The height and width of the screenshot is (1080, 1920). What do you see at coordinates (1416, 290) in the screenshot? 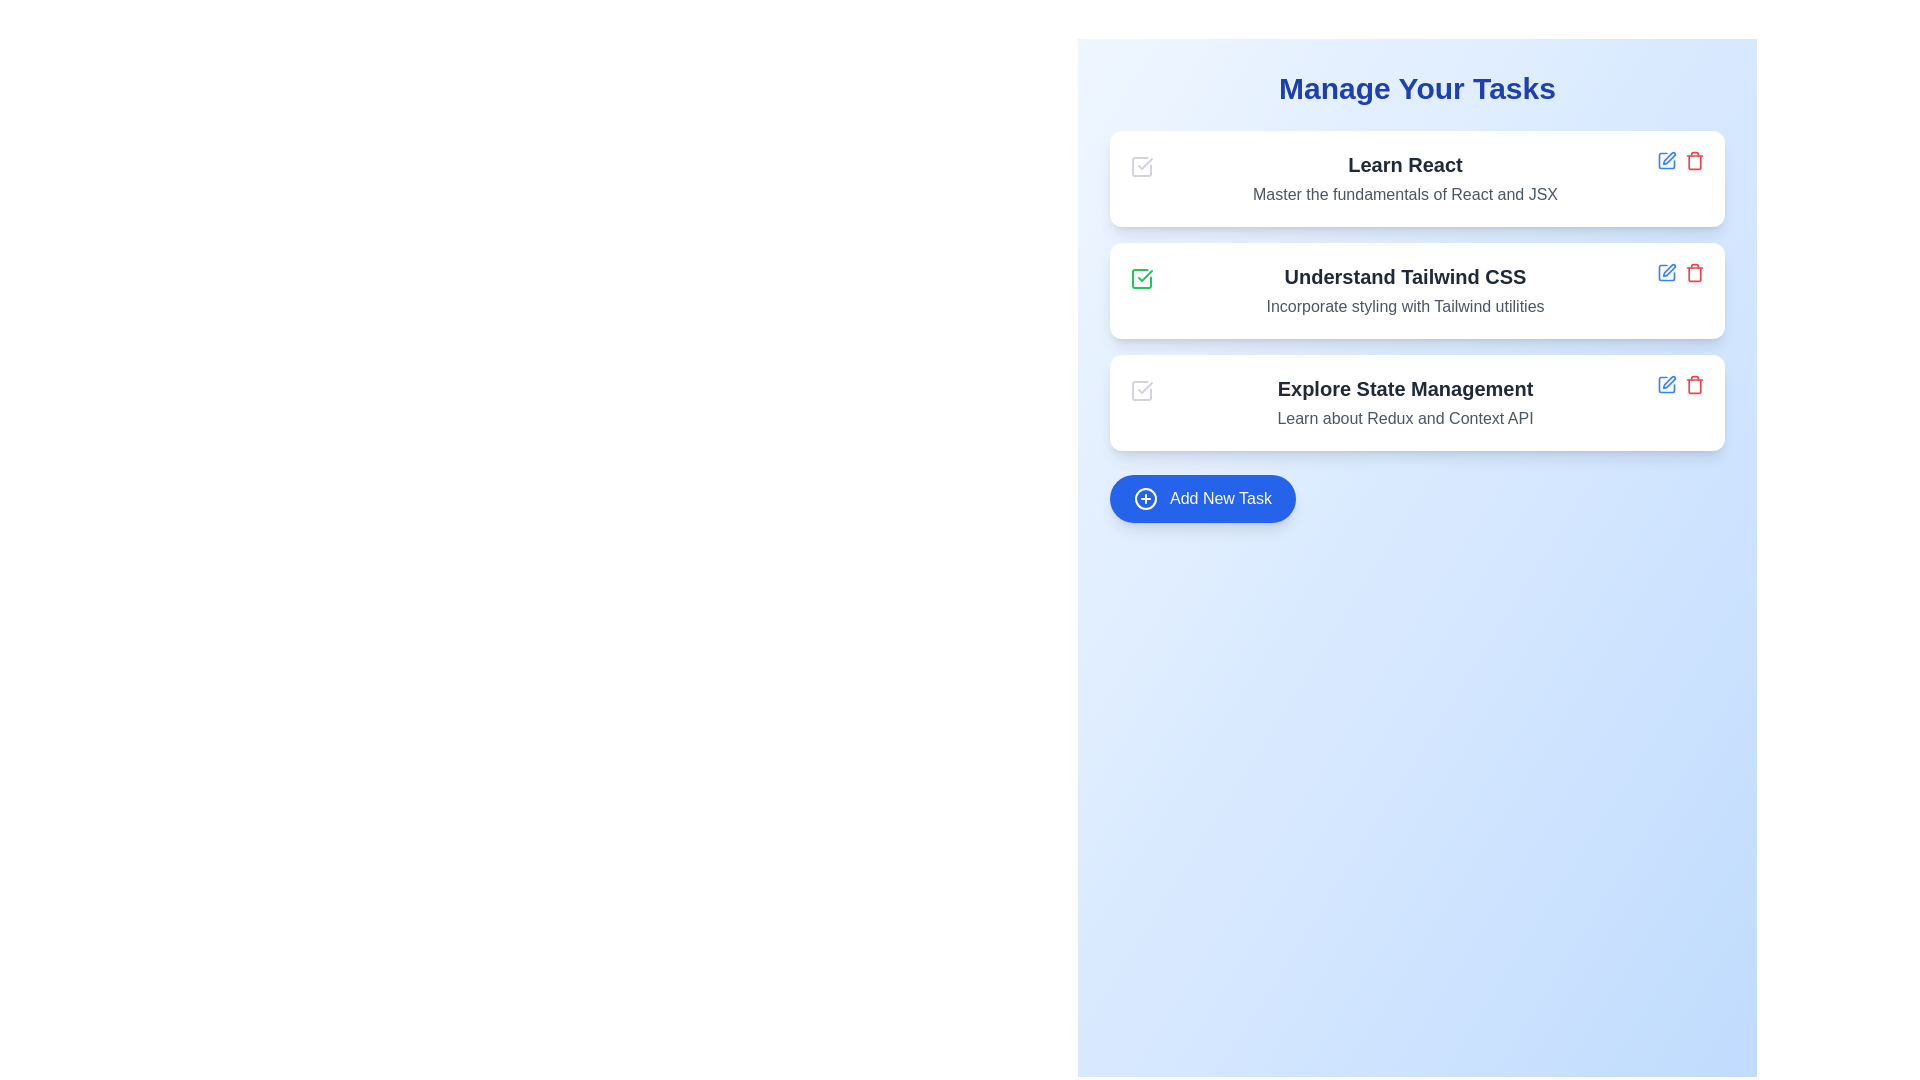
I see `the task title 'Understand Tailwind CSS'` at bounding box center [1416, 290].